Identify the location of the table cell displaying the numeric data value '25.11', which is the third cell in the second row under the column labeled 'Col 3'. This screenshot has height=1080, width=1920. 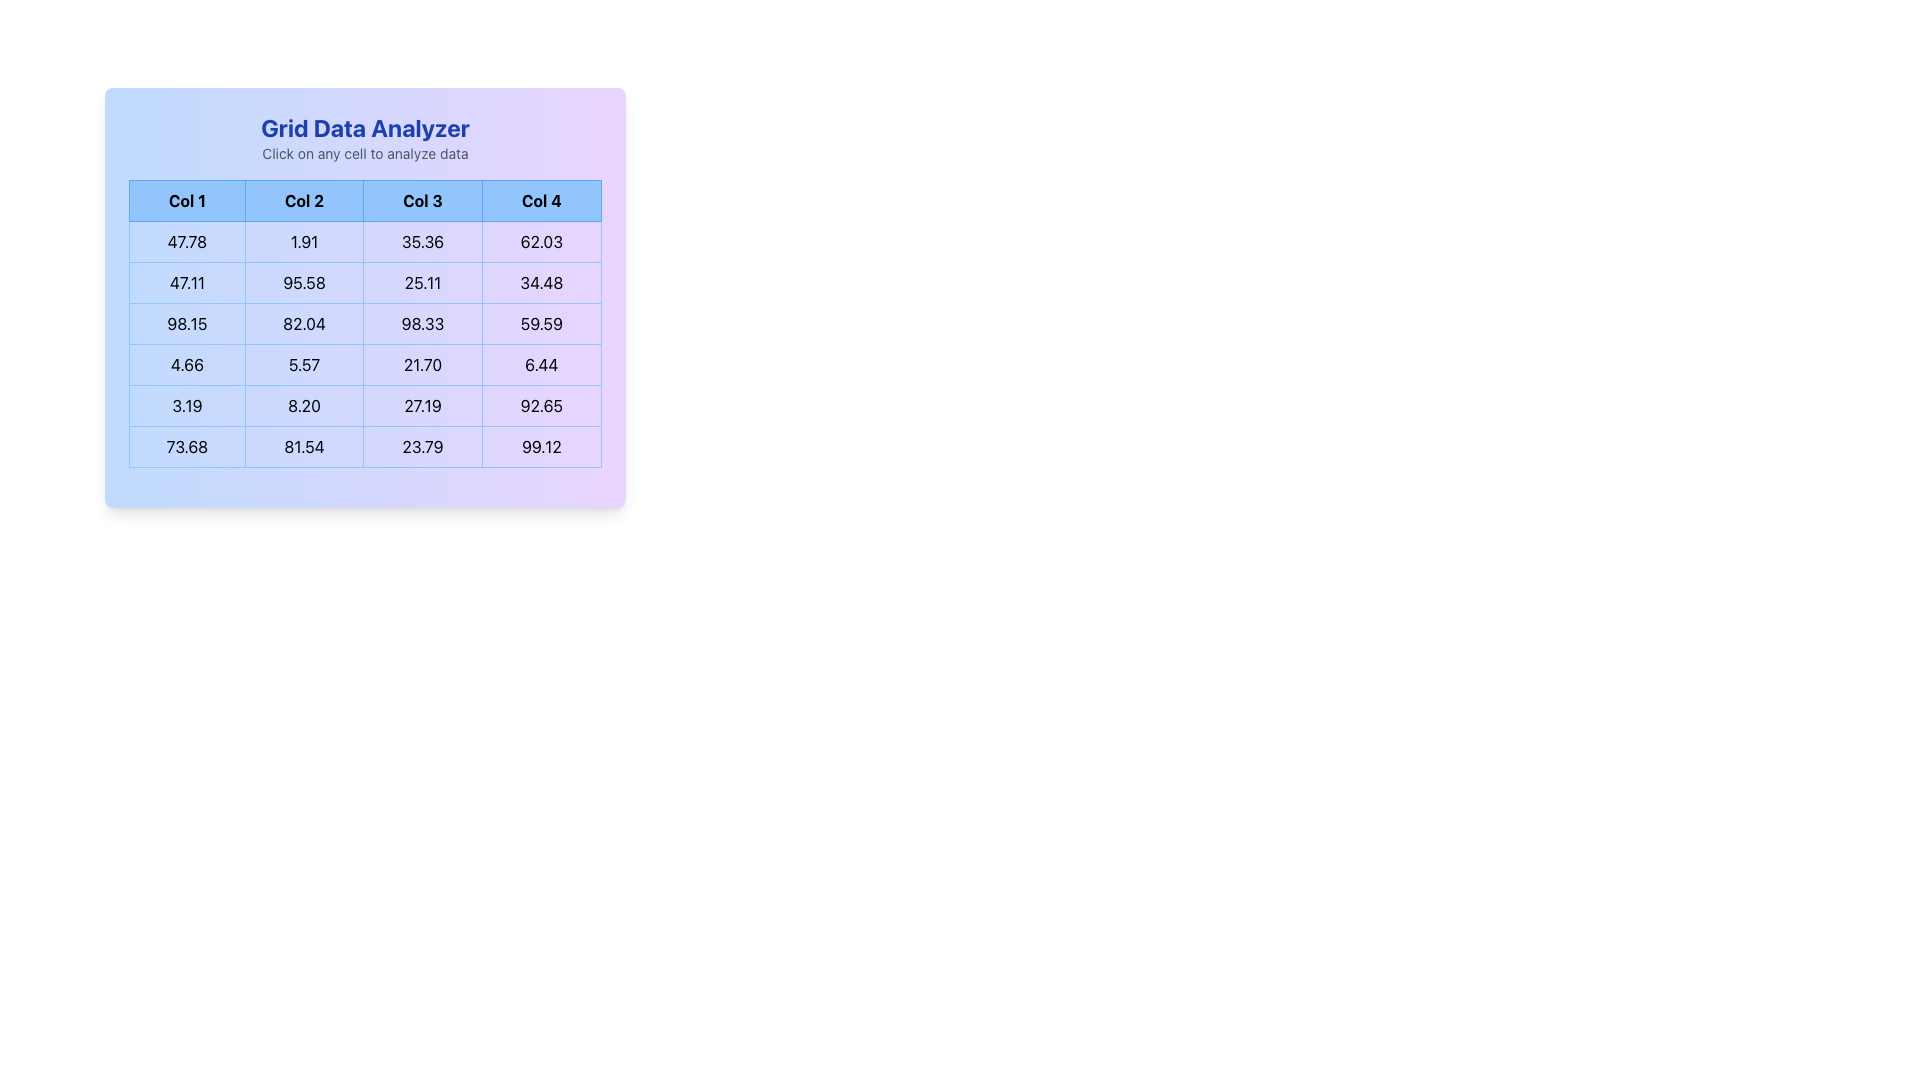
(421, 282).